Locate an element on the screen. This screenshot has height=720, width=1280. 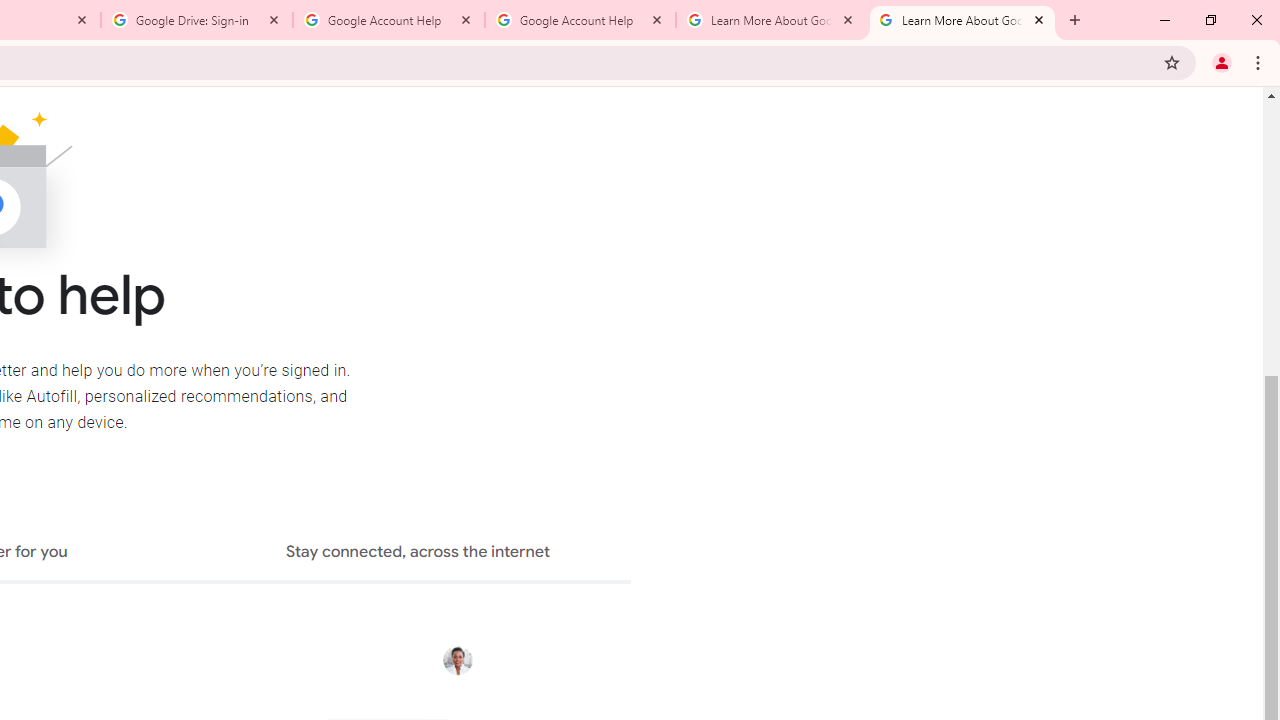
'Google Account Help' is located at coordinates (579, 20).